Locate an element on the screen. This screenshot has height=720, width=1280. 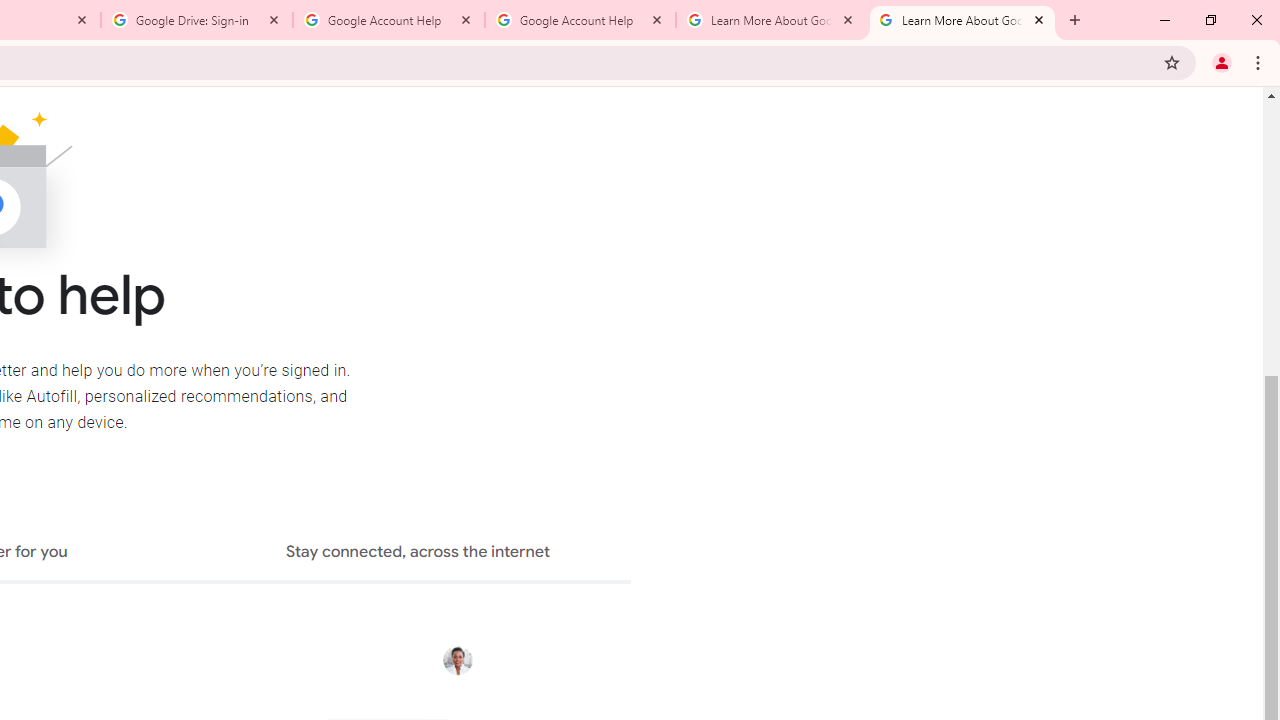
'Google Account Help' is located at coordinates (579, 20).